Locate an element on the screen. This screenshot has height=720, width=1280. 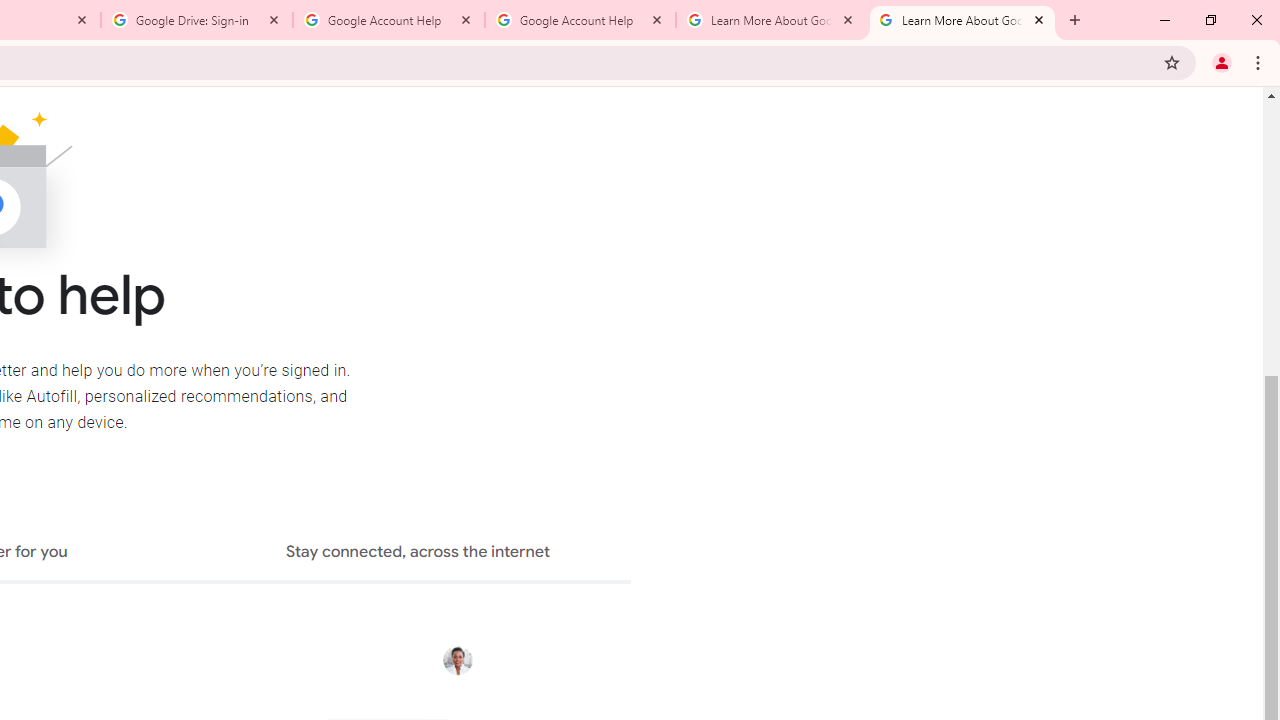
'Google Account Help' is located at coordinates (579, 20).